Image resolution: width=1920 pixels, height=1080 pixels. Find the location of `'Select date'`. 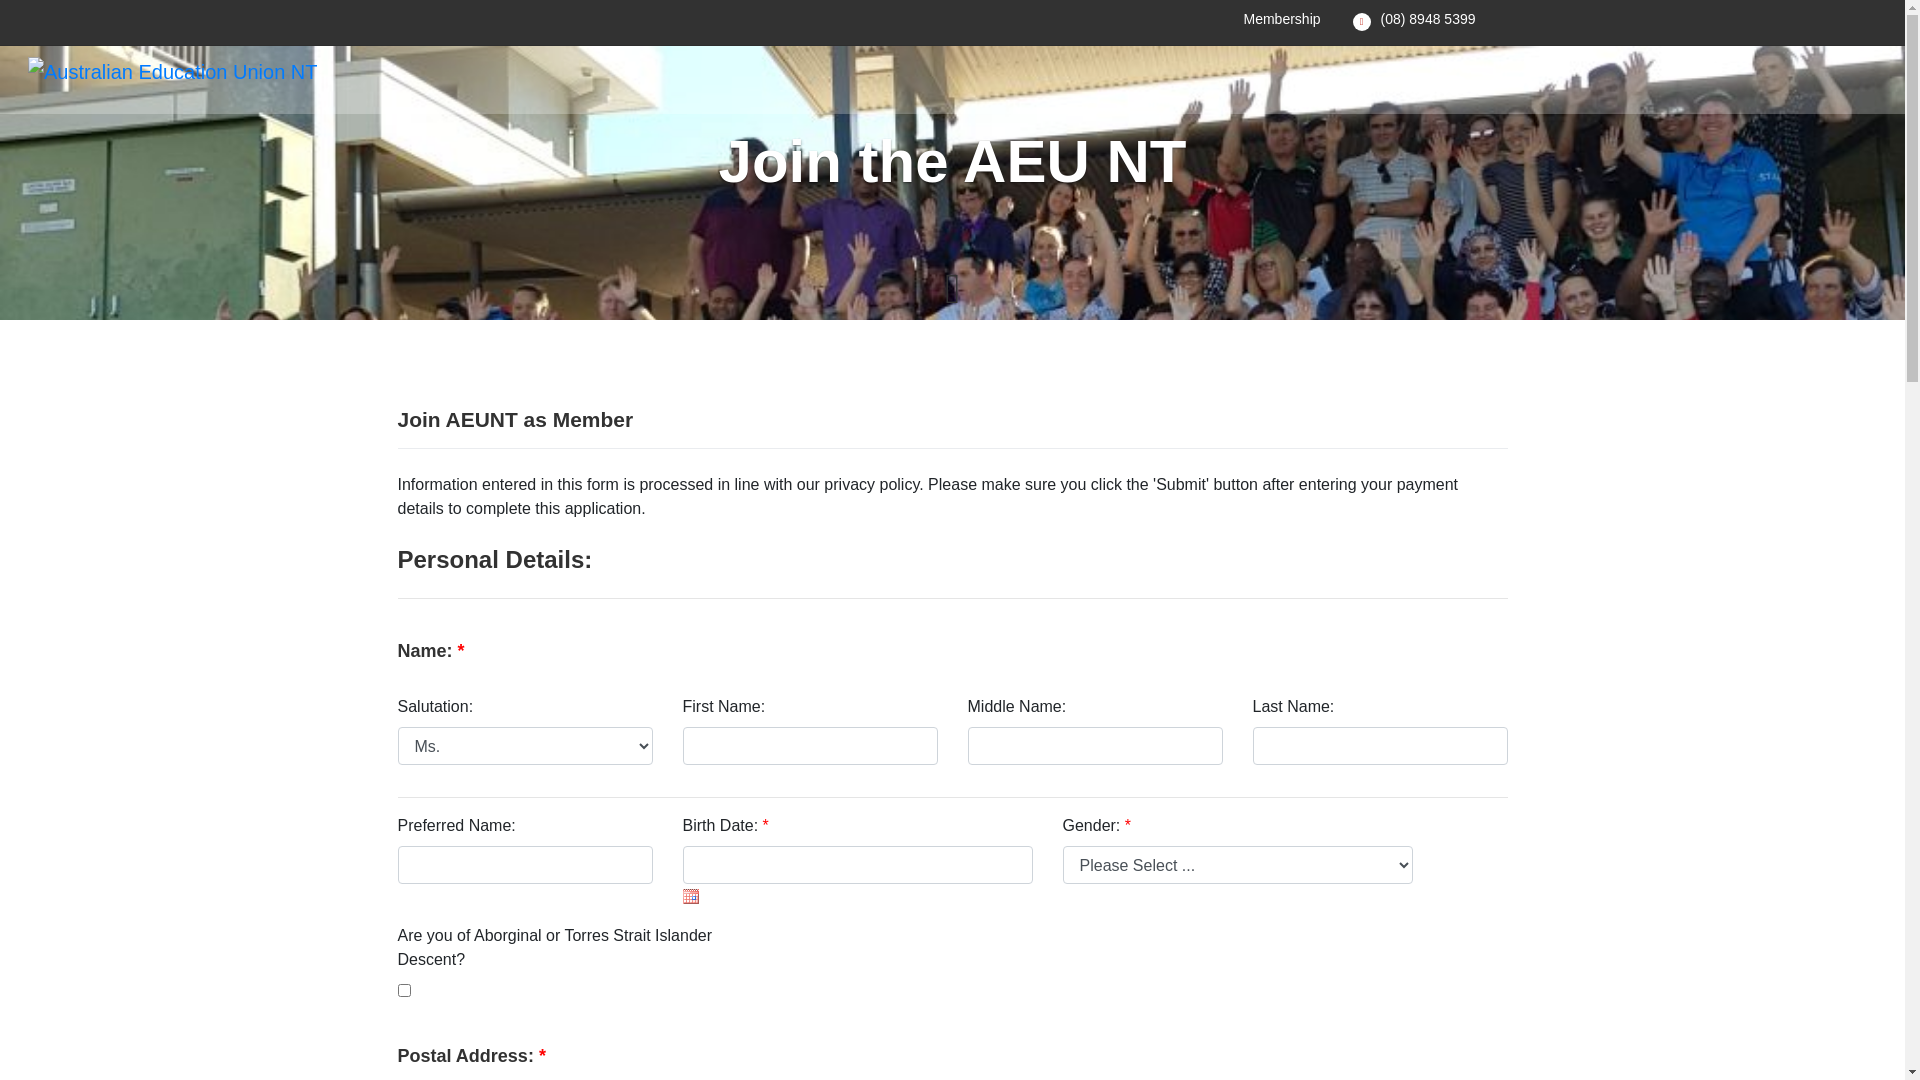

'Select date' is located at coordinates (690, 895).